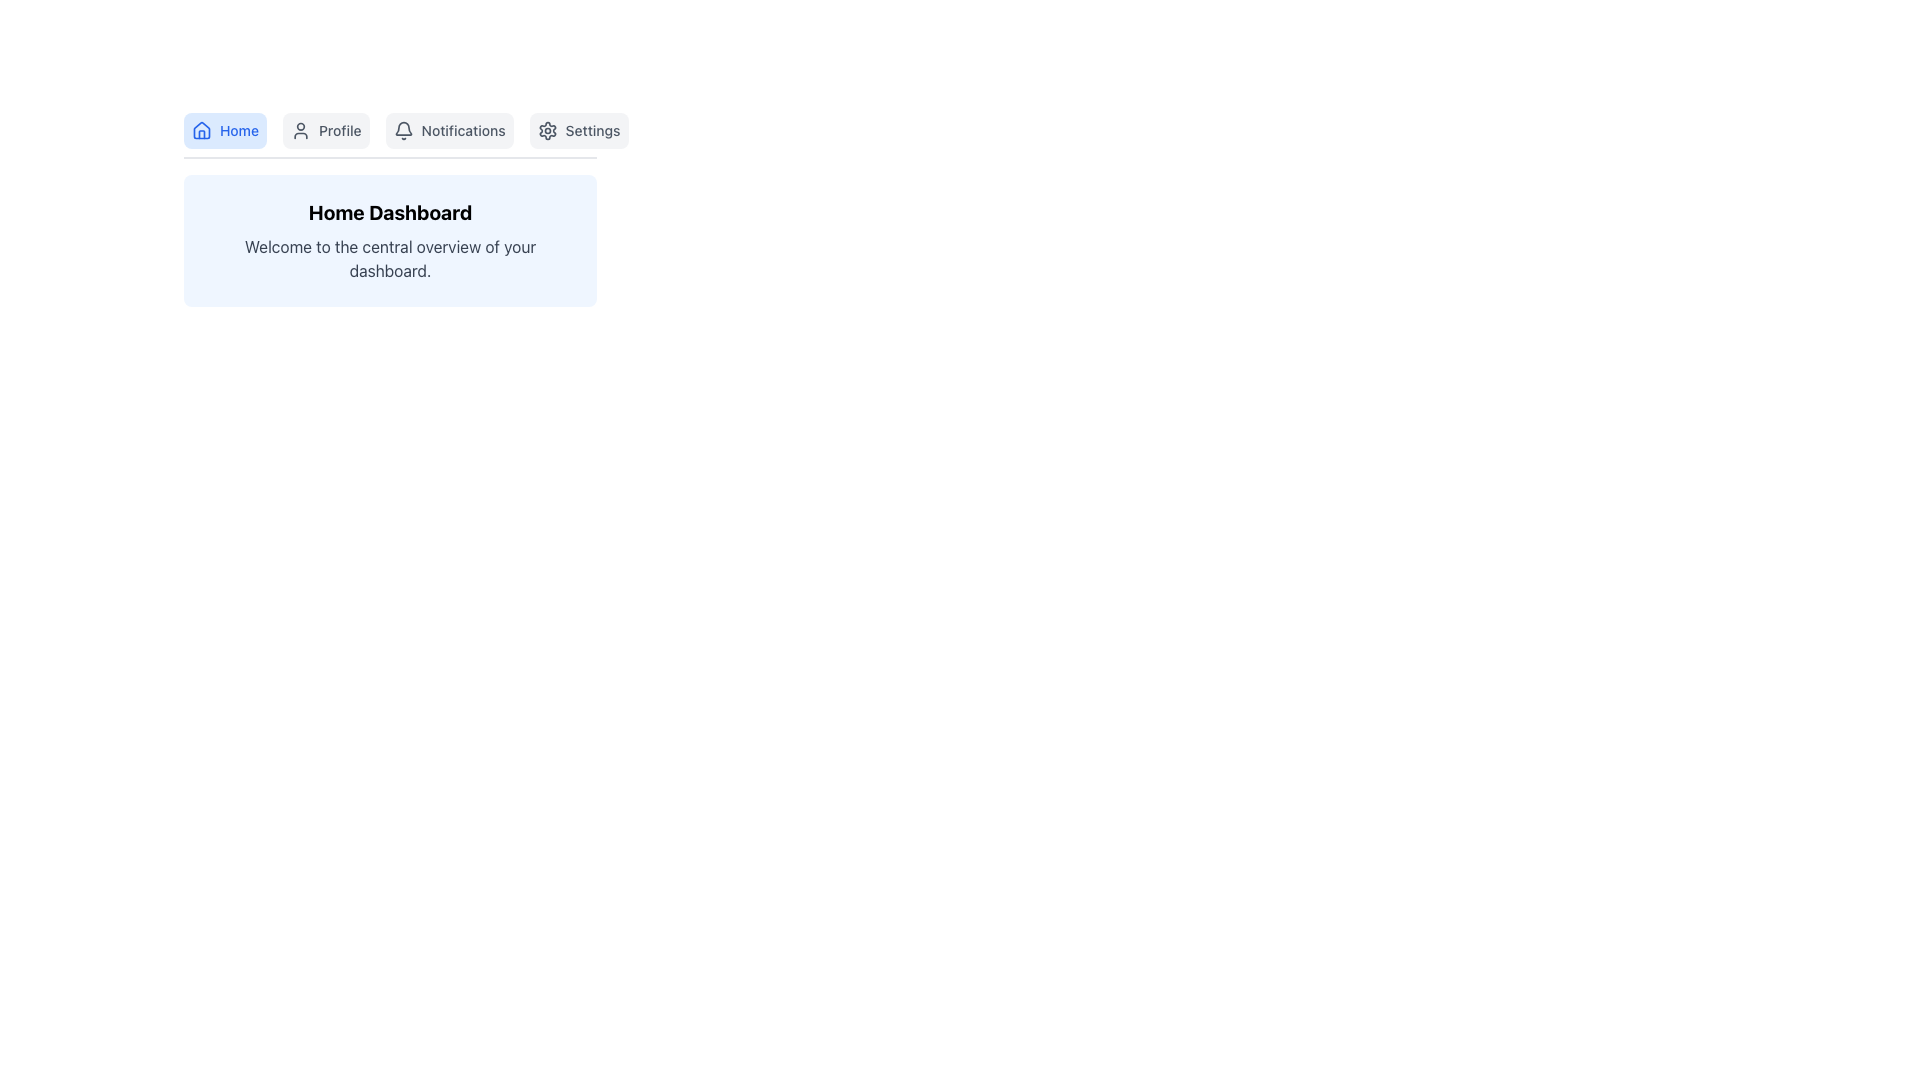 Image resolution: width=1920 pixels, height=1080 pixels. Describe the element at coordinates (225, 131) in the screenshot. I see `the 'Home' navigation button located at the top-left corner of the interface` at that location.